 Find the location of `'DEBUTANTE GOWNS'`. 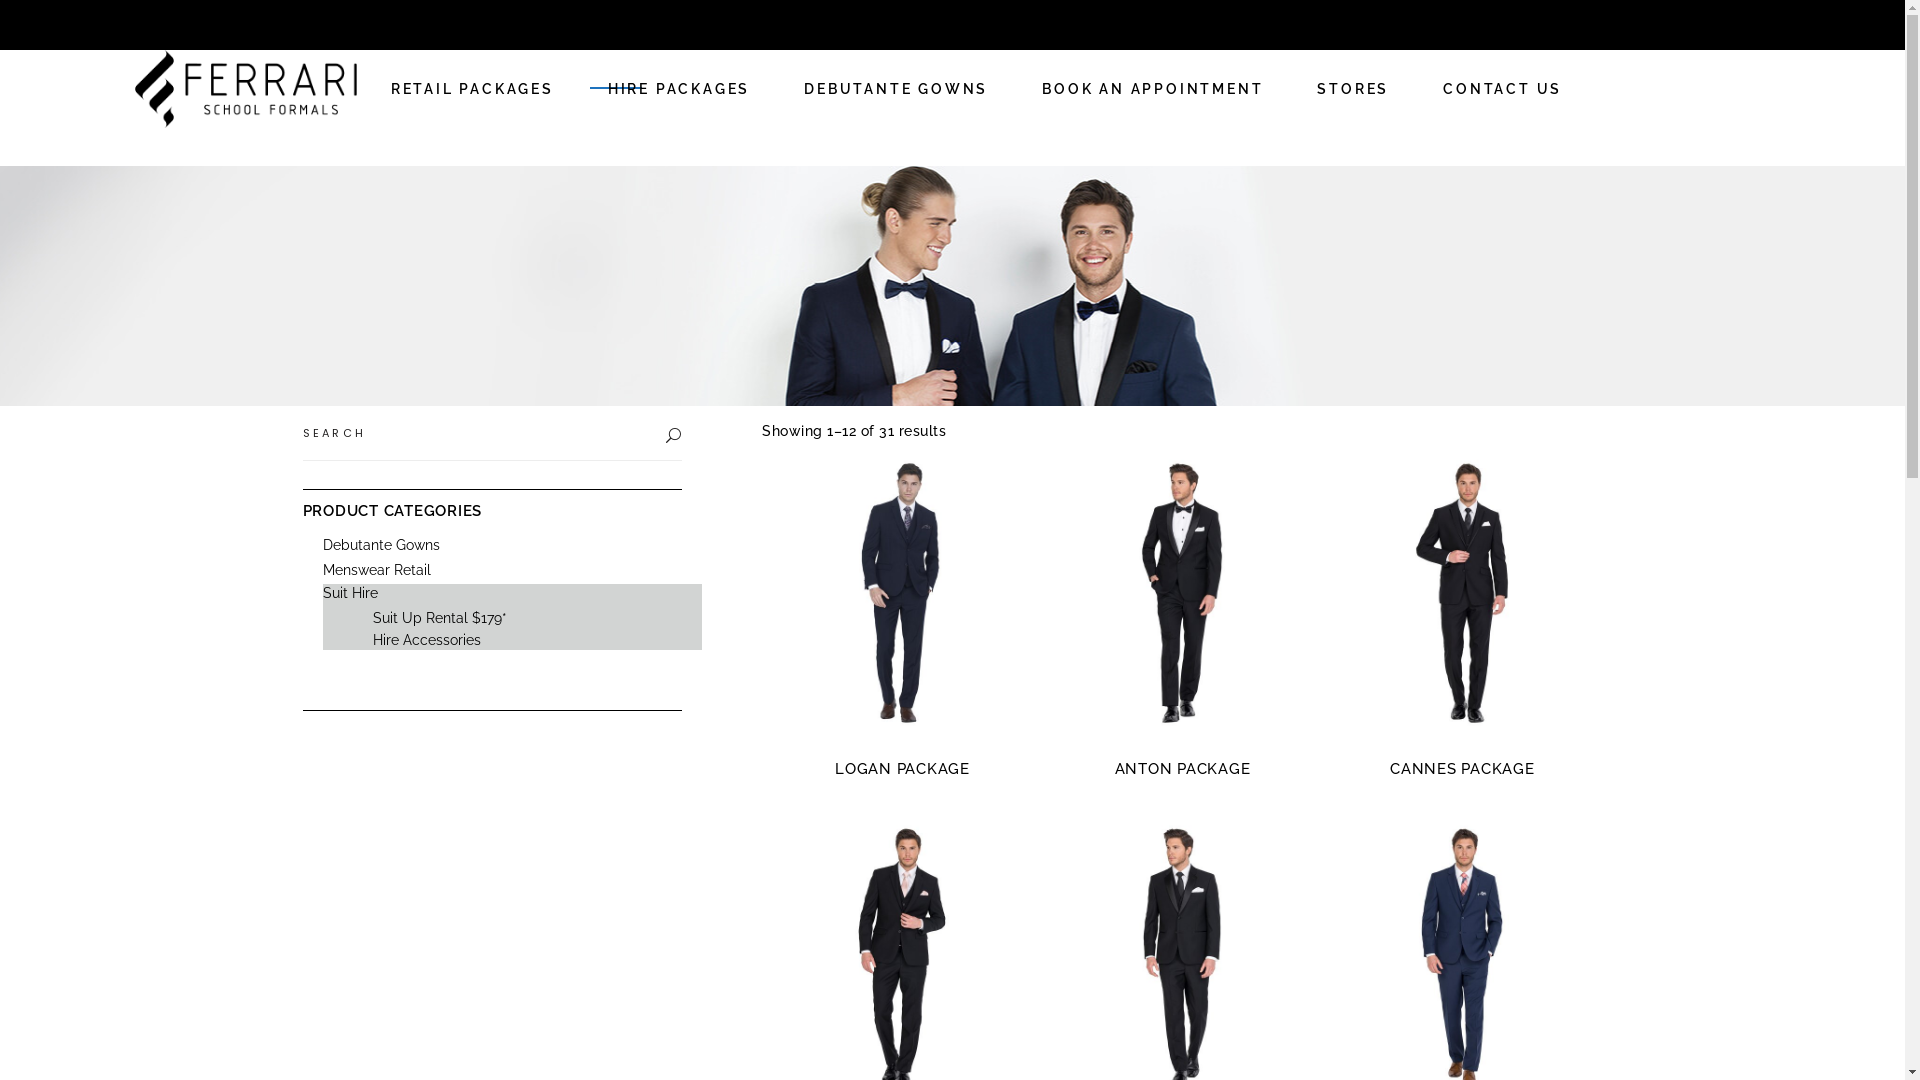

'DEBUTANTE GOWNS' is located at coordinates (776, 87).